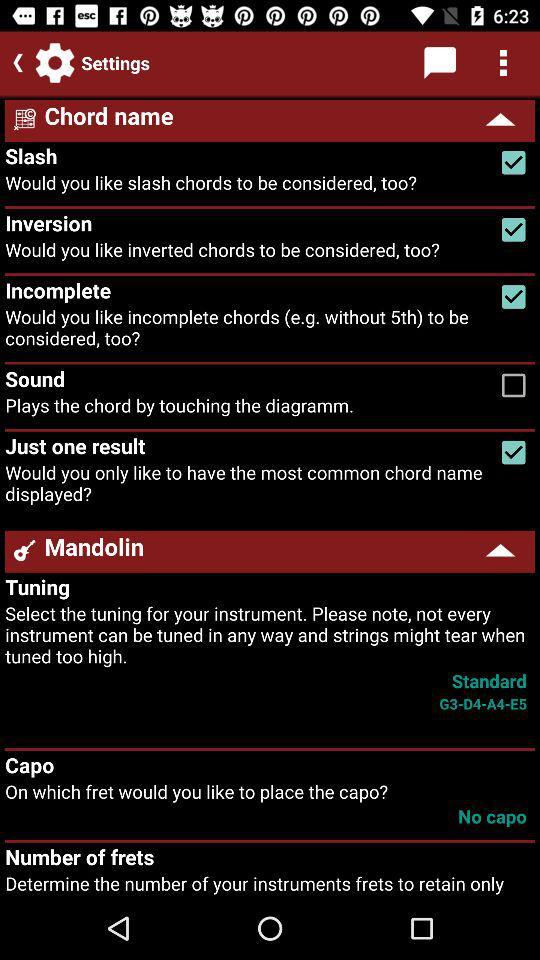 Image resolution: width=540 pixels, height=960 pixels. I want to click on the settings icon, so click(55, 62).